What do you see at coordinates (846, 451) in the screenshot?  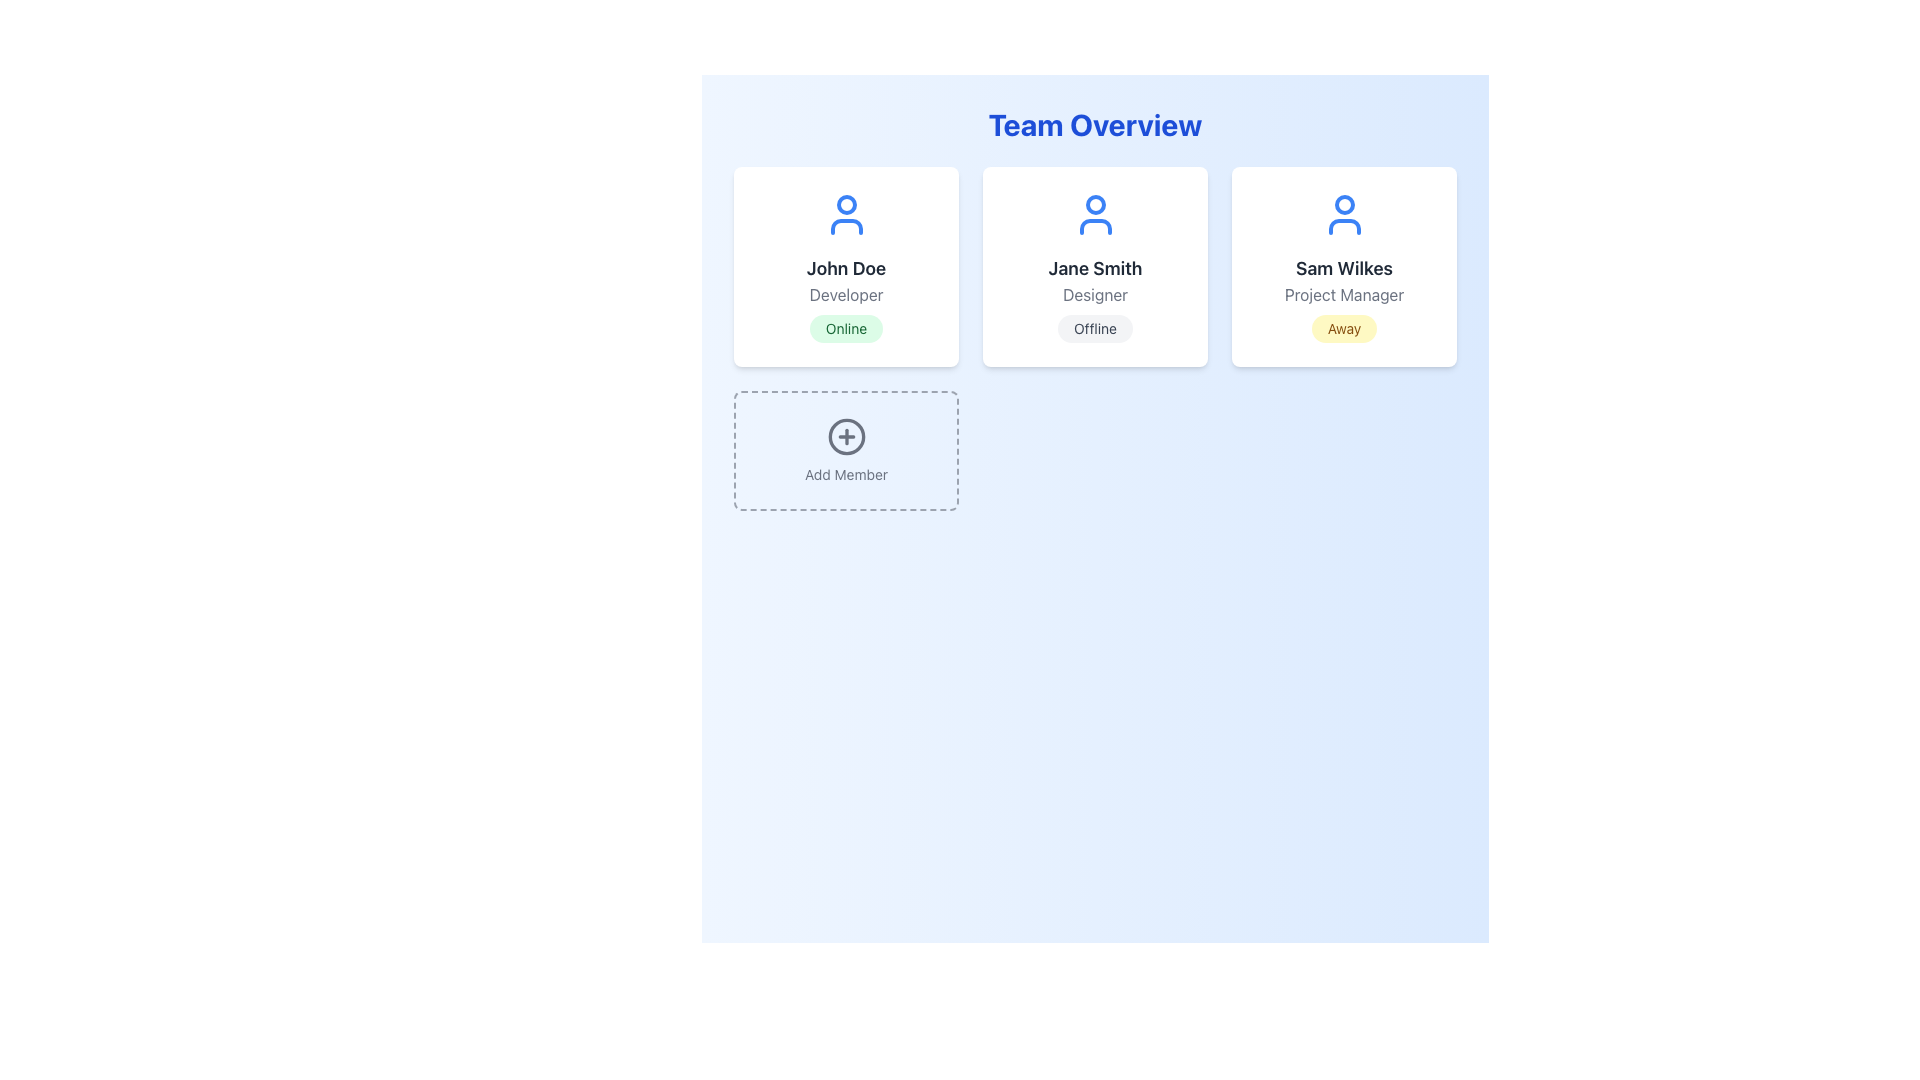 I see `the 'Add Member' button, which is a rectangular button with a dashed border and a plus icon in the center, located in the lower-left corner of a grid layout` at bounding box center [846, 451].